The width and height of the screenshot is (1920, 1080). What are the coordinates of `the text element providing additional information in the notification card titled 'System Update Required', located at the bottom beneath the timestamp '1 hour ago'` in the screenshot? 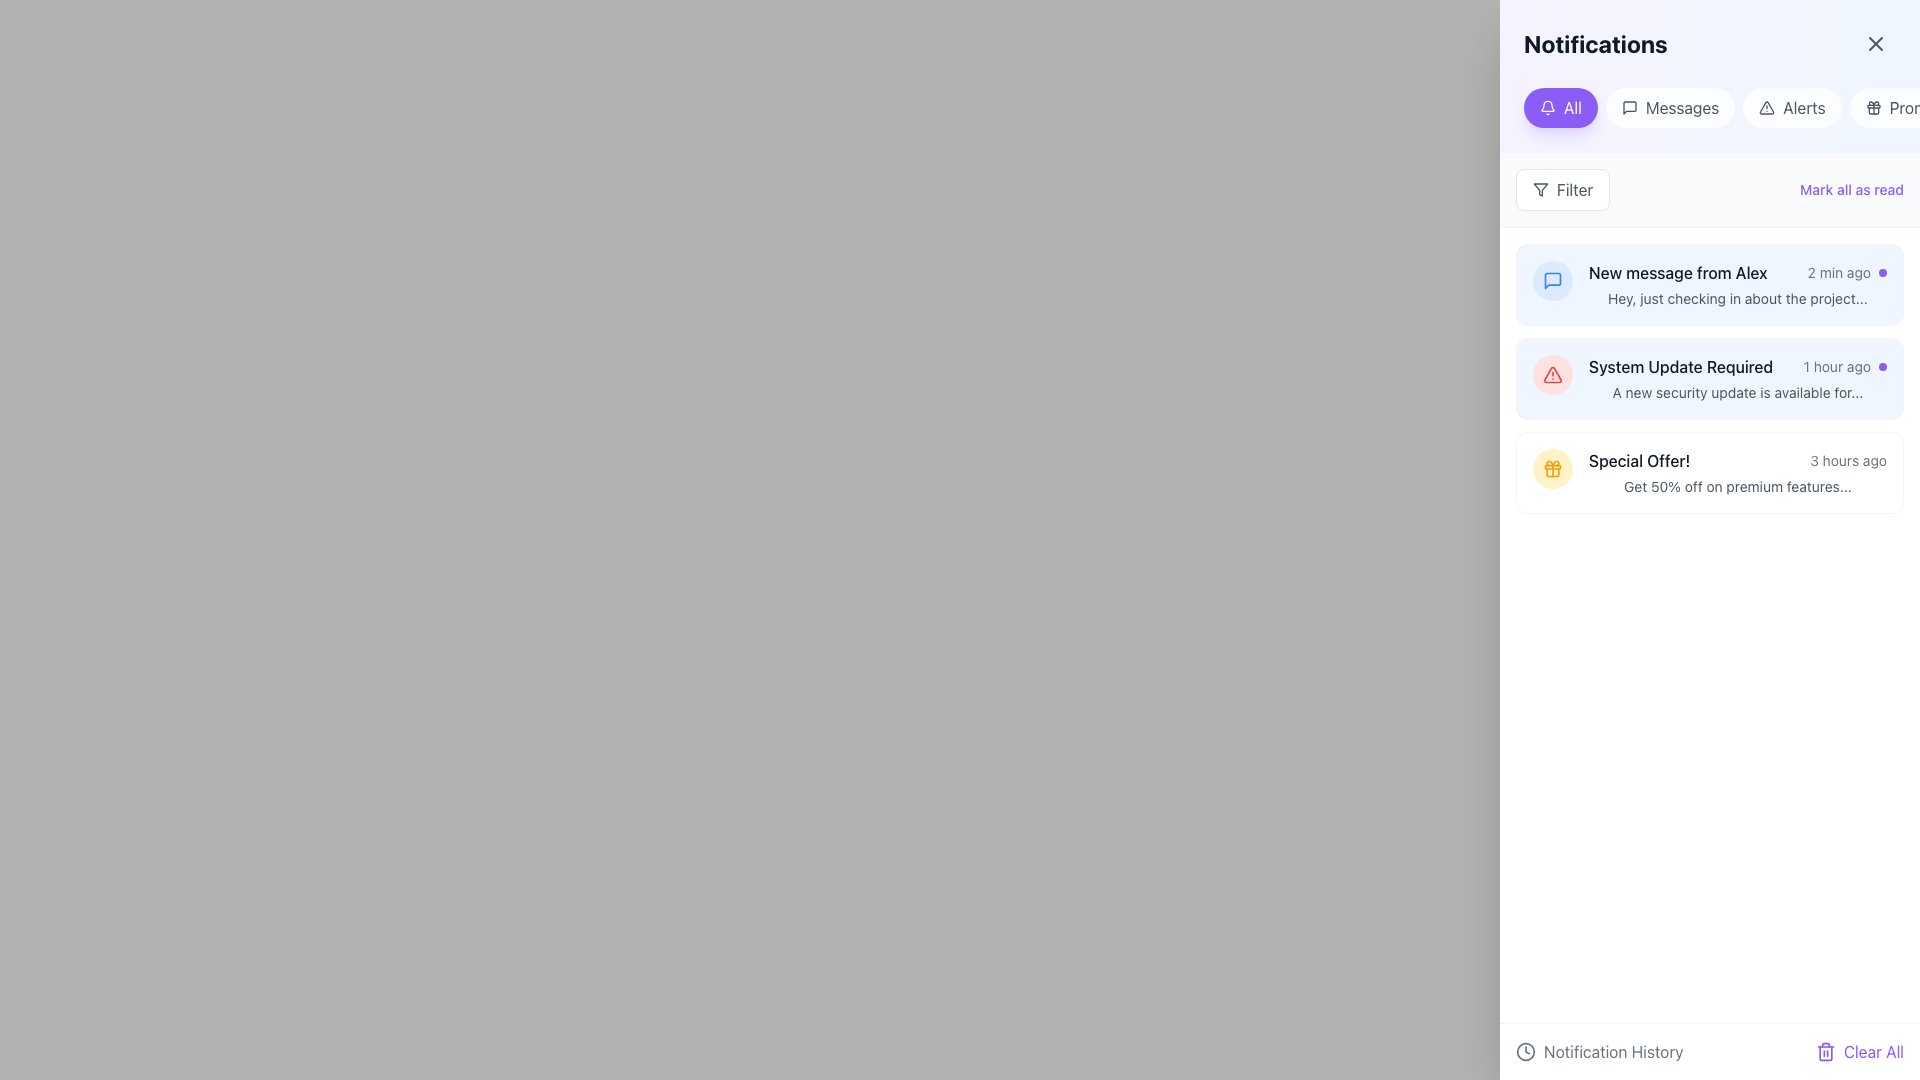 It's located at (1736, 393).